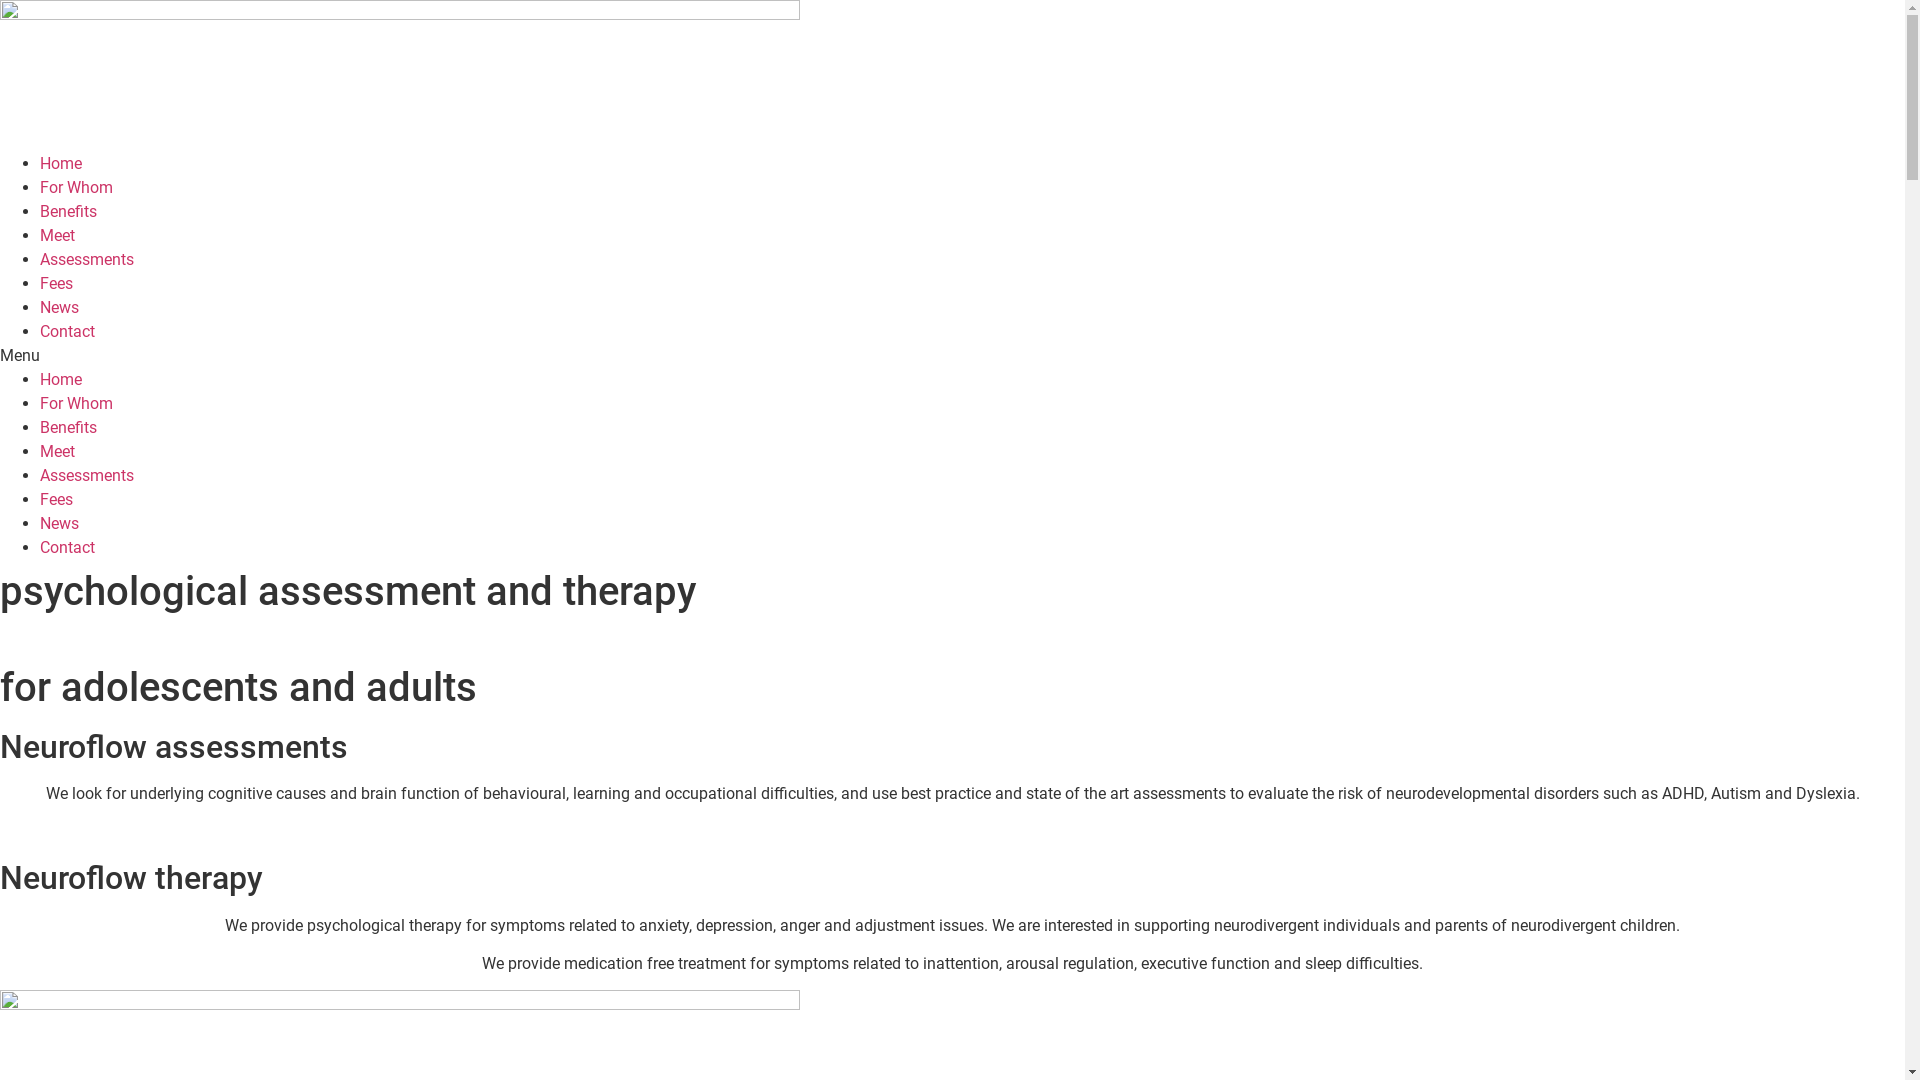 The width and height of the screenshot is (1920, 1080). I want to click on 'Contact', so click(39, 547).